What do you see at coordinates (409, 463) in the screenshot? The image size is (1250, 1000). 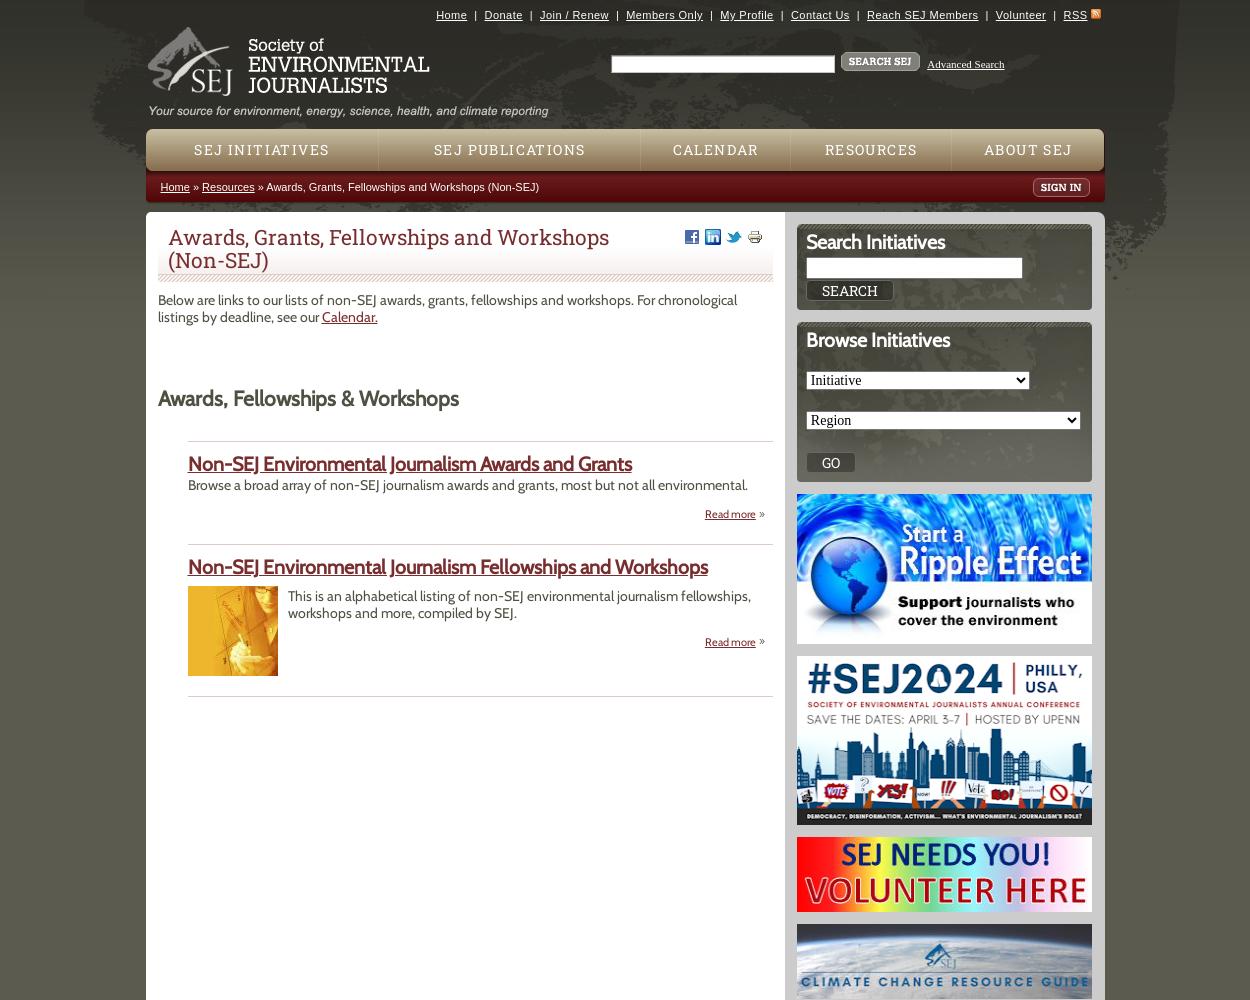 I see `'Non-SEJ Environmental Journalism Awards and Grants'` at bounding box center [409, 463].